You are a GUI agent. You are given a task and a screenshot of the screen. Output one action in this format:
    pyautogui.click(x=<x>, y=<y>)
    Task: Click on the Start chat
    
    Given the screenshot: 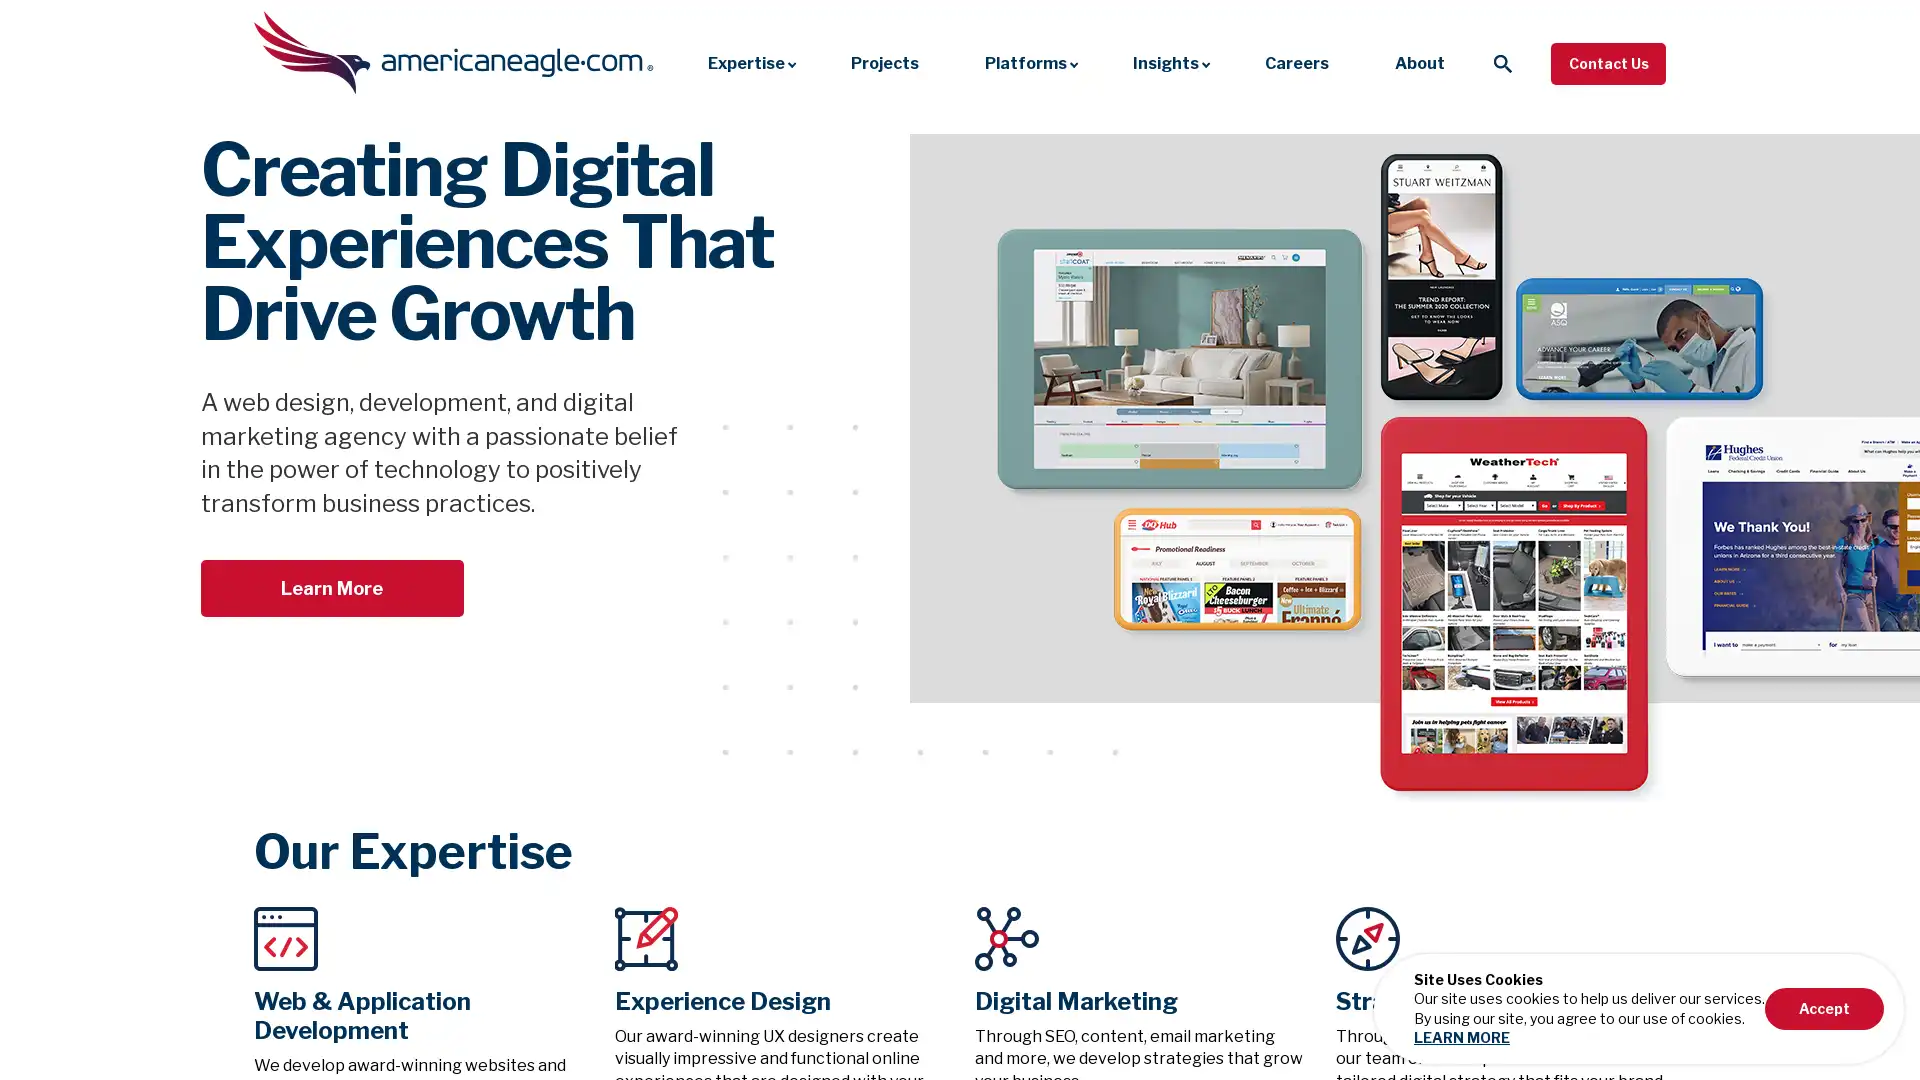 What is the action you would take?
    pyautogui.click(x=1607, y=1058)
    